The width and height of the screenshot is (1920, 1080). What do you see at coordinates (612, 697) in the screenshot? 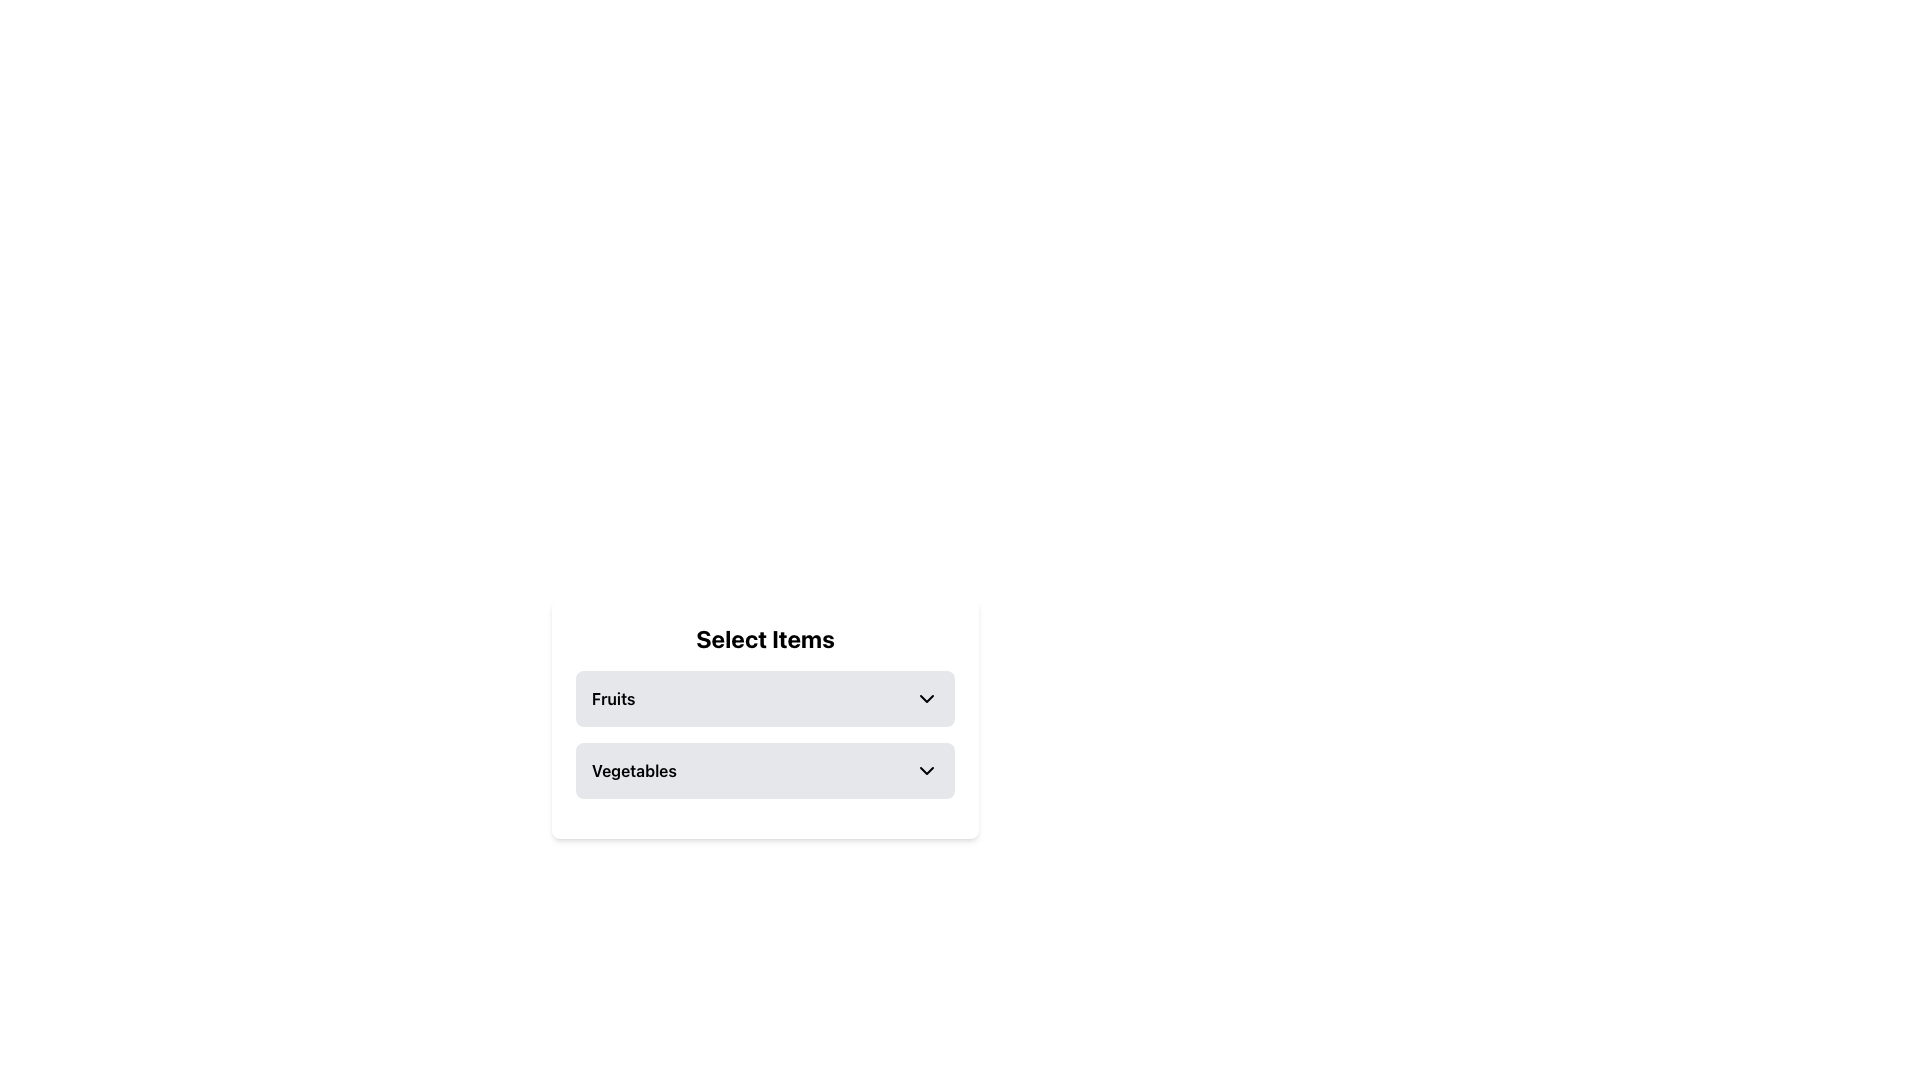
I see `text content of the 'Fruits' label in the dropdown menu, which indicates the currently selected item` at bounding box center [612, 697].